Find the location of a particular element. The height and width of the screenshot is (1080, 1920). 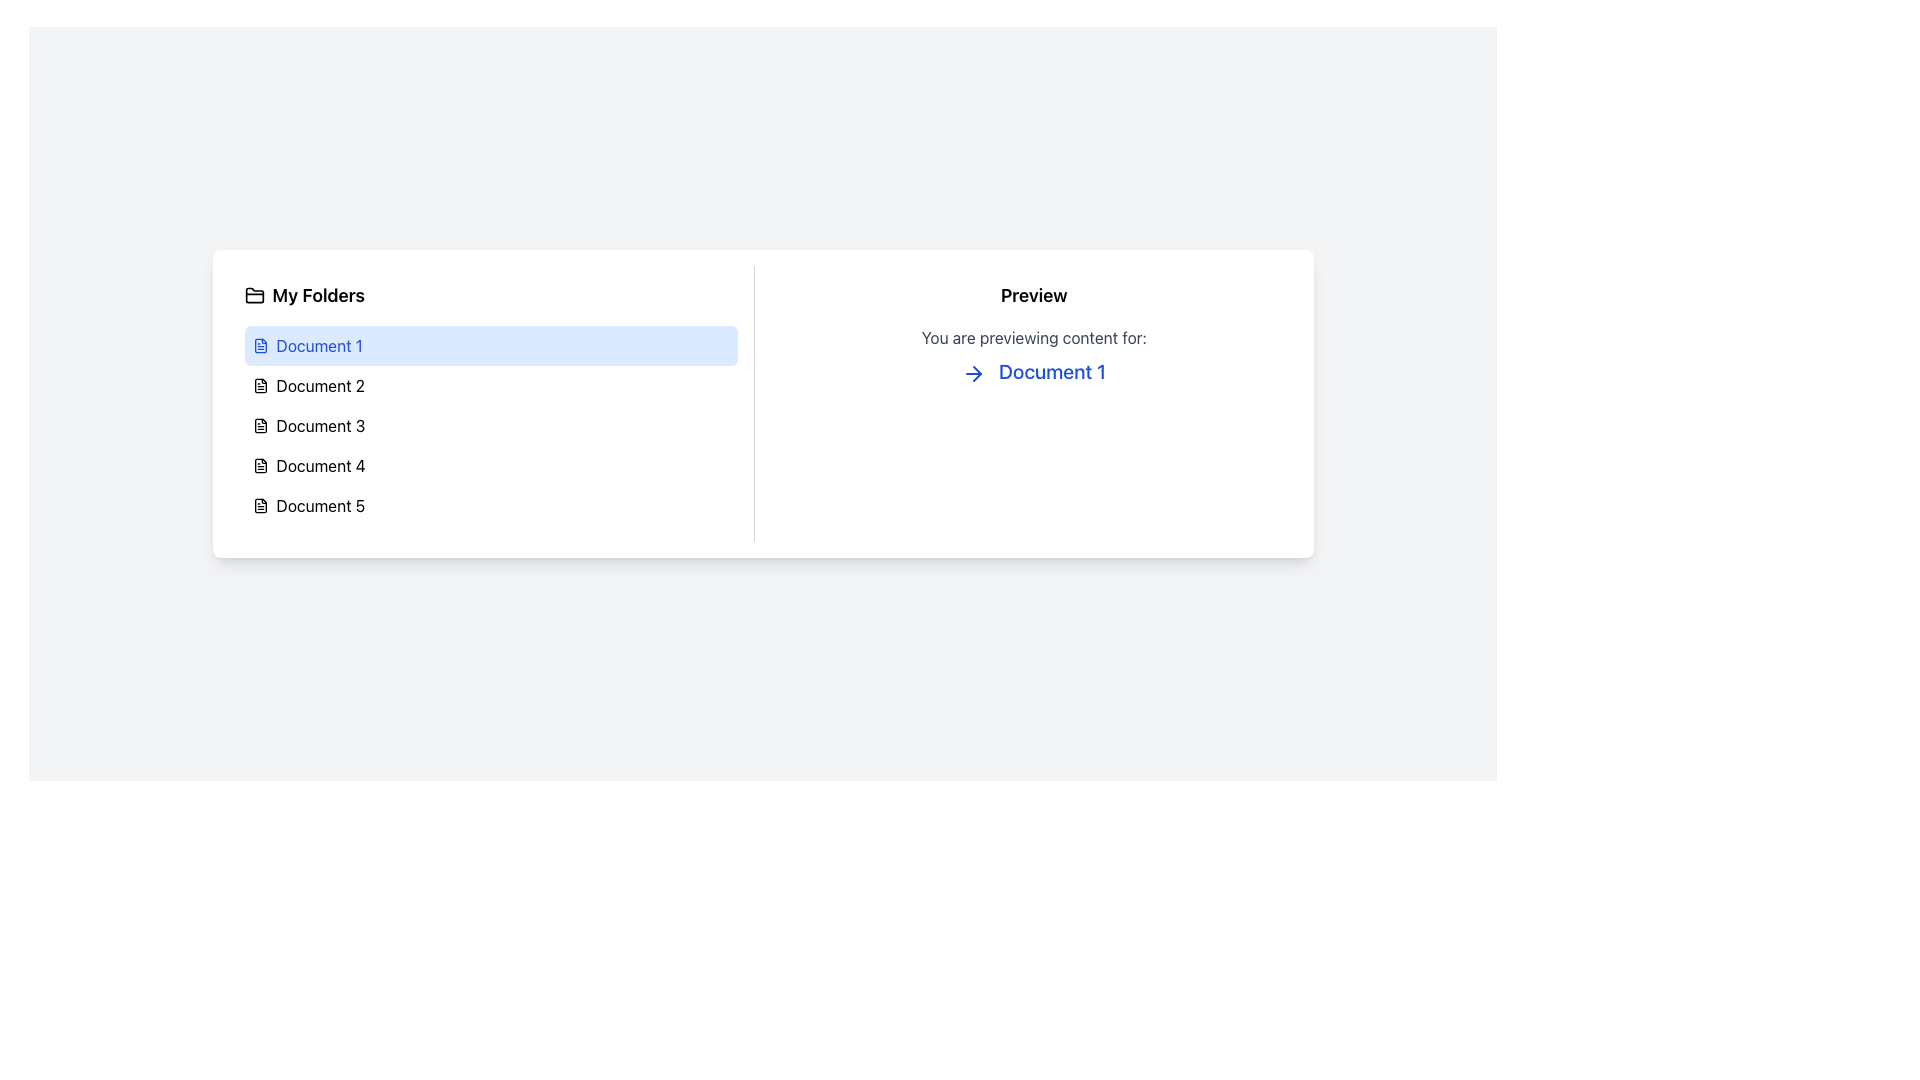

the Decorative Icon representing 'Document 1' in the 'My Folders' section, which is a minimalistic, line-based design icon located to the left of the text is located at coordinates (259, 345).